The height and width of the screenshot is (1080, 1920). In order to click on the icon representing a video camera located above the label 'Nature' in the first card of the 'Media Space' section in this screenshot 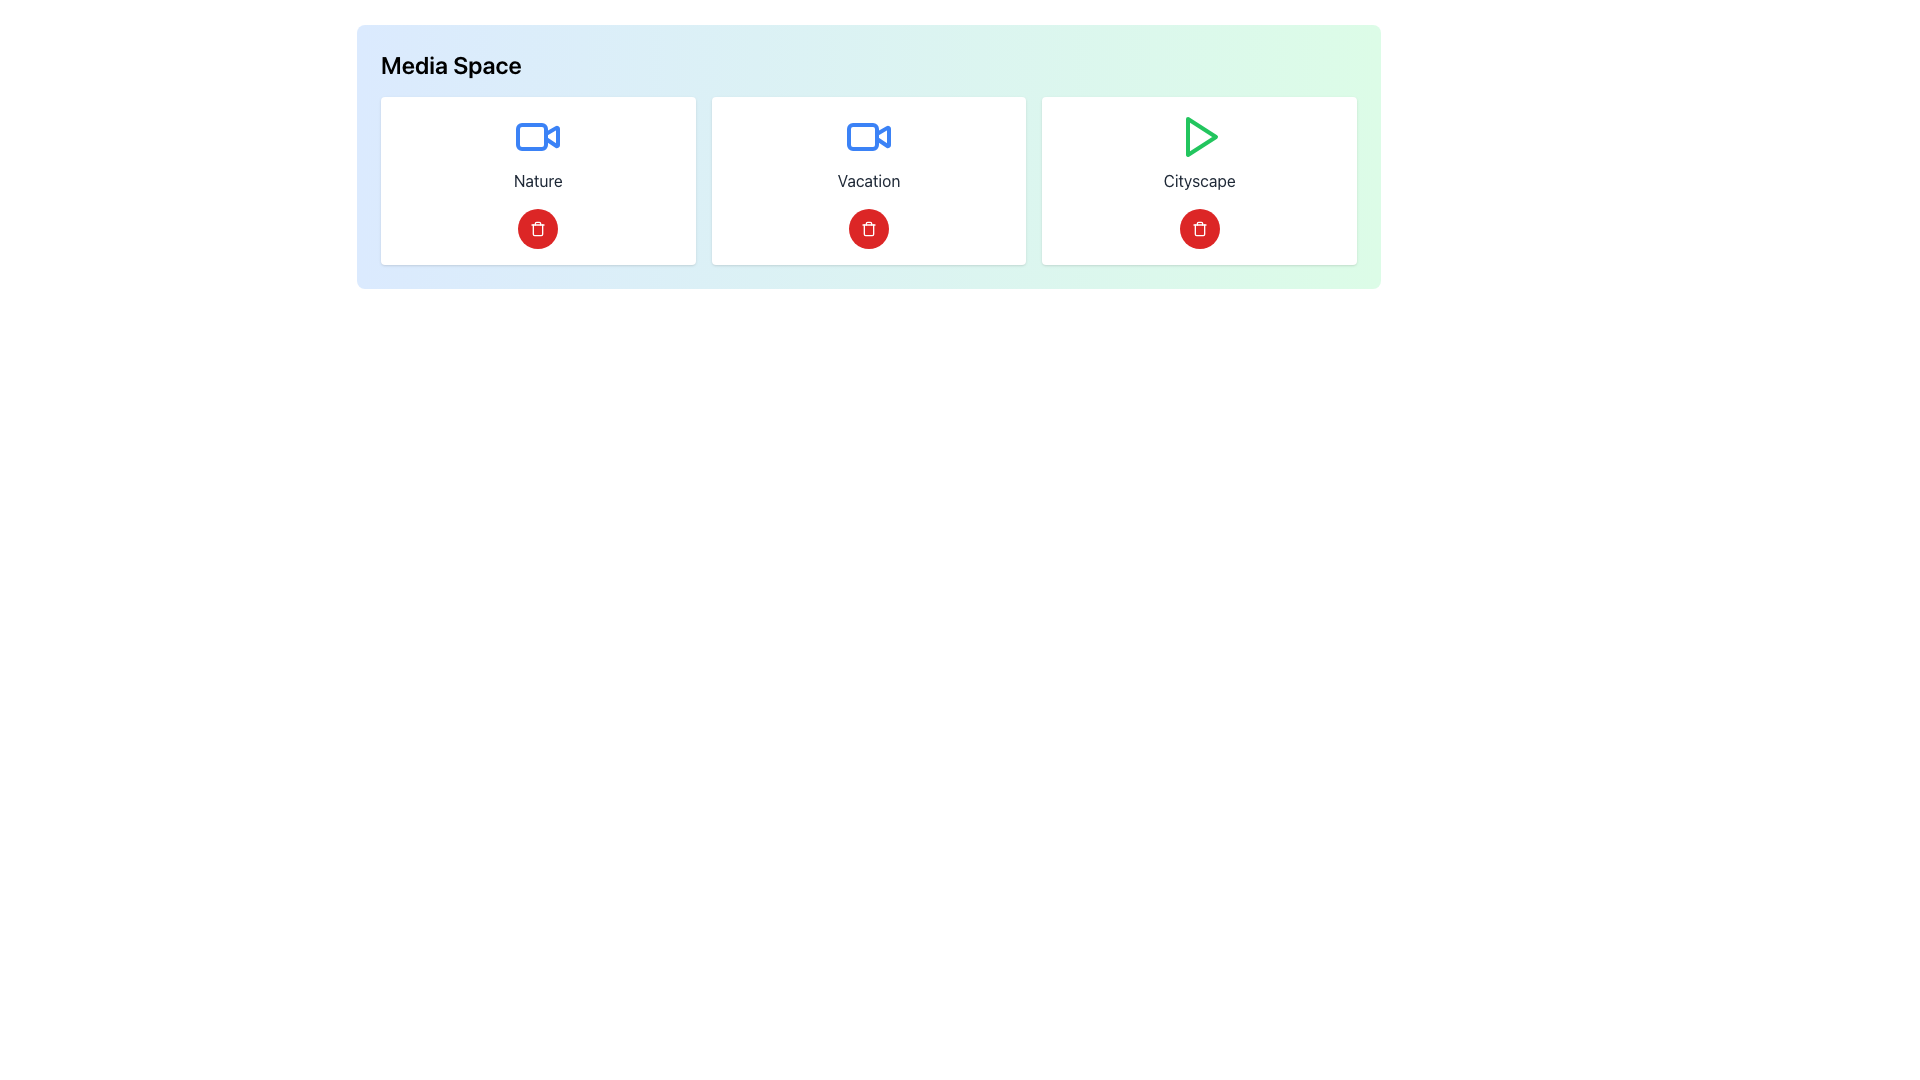, I will do `click(552, 135)`.